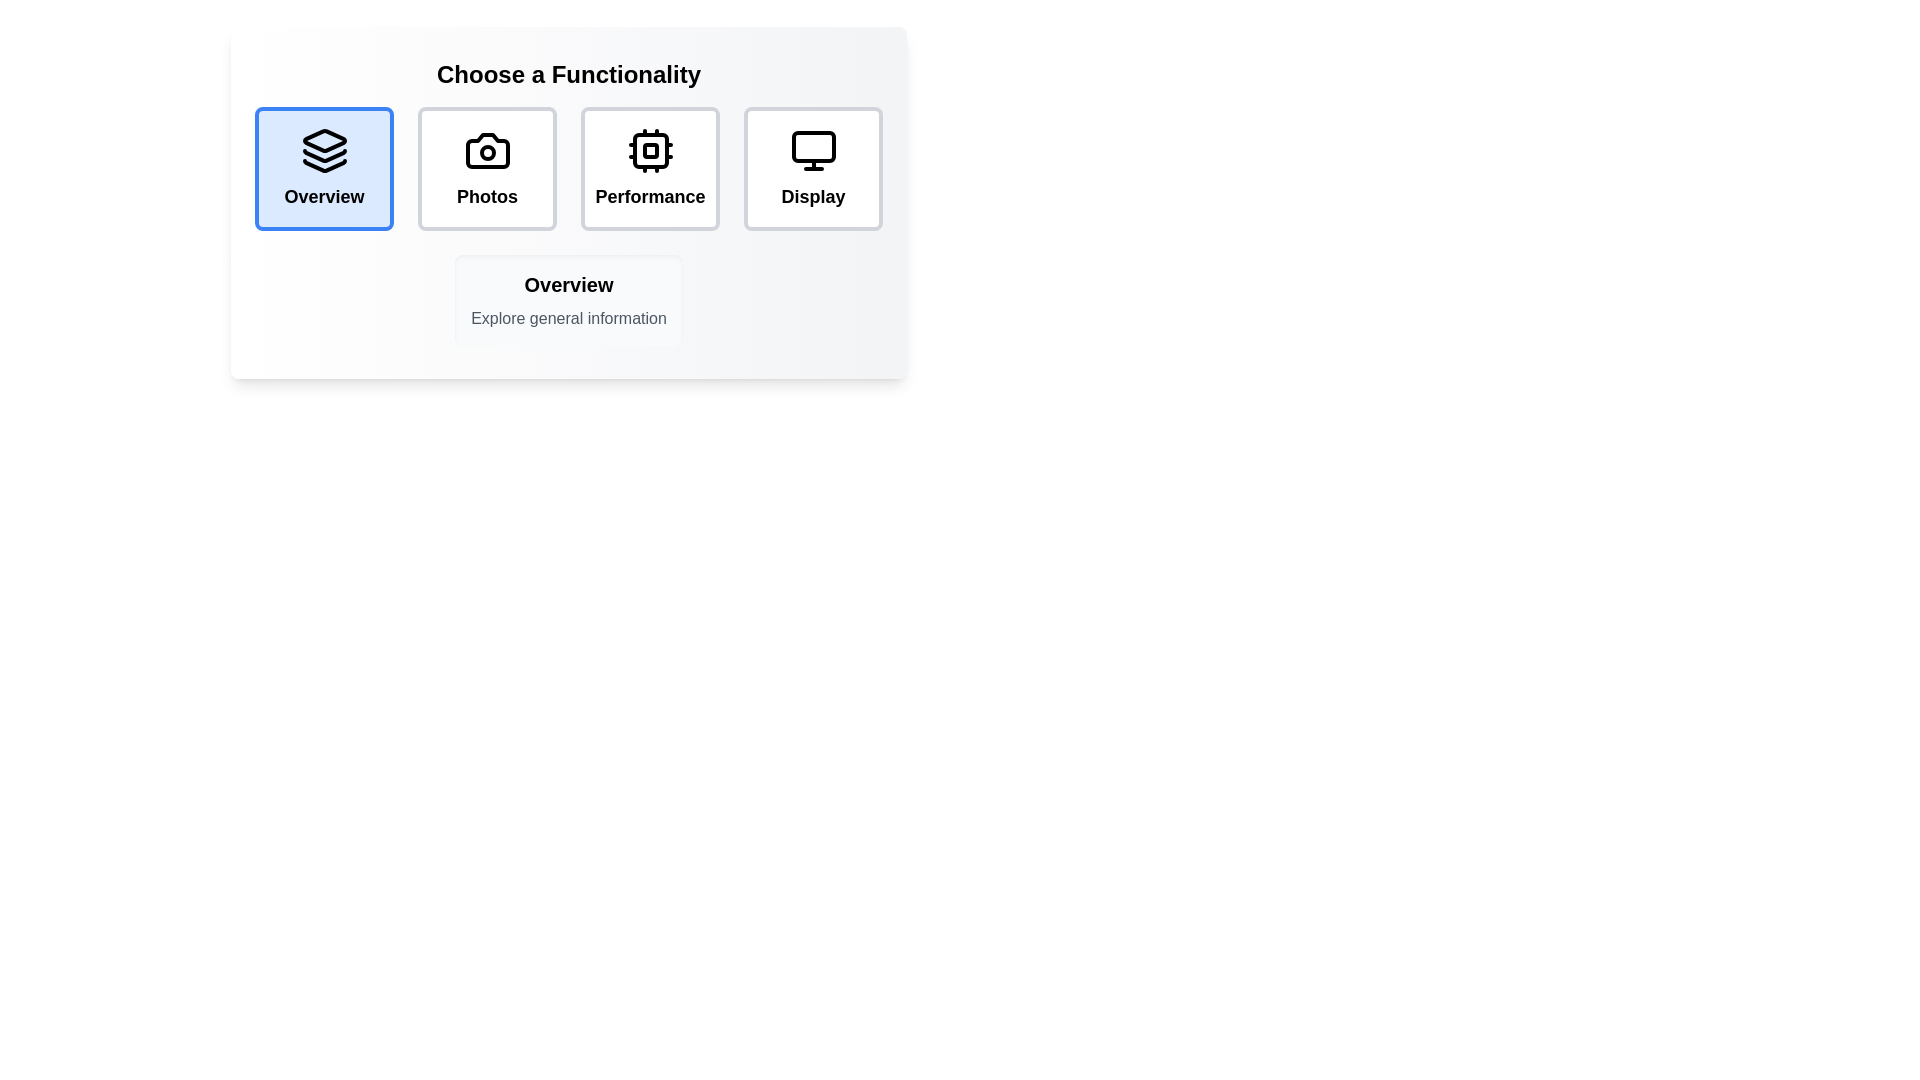 This screenshot has height=1080, width=1920. What do you see at coordinates (324, 168) in the screenshot?
I see `the 'Overview' button, which is a light blue rectangular button with rounded corners, displaying an icon of stacked layers and the text 'Overview' below it` at bounding box center [324, 168].